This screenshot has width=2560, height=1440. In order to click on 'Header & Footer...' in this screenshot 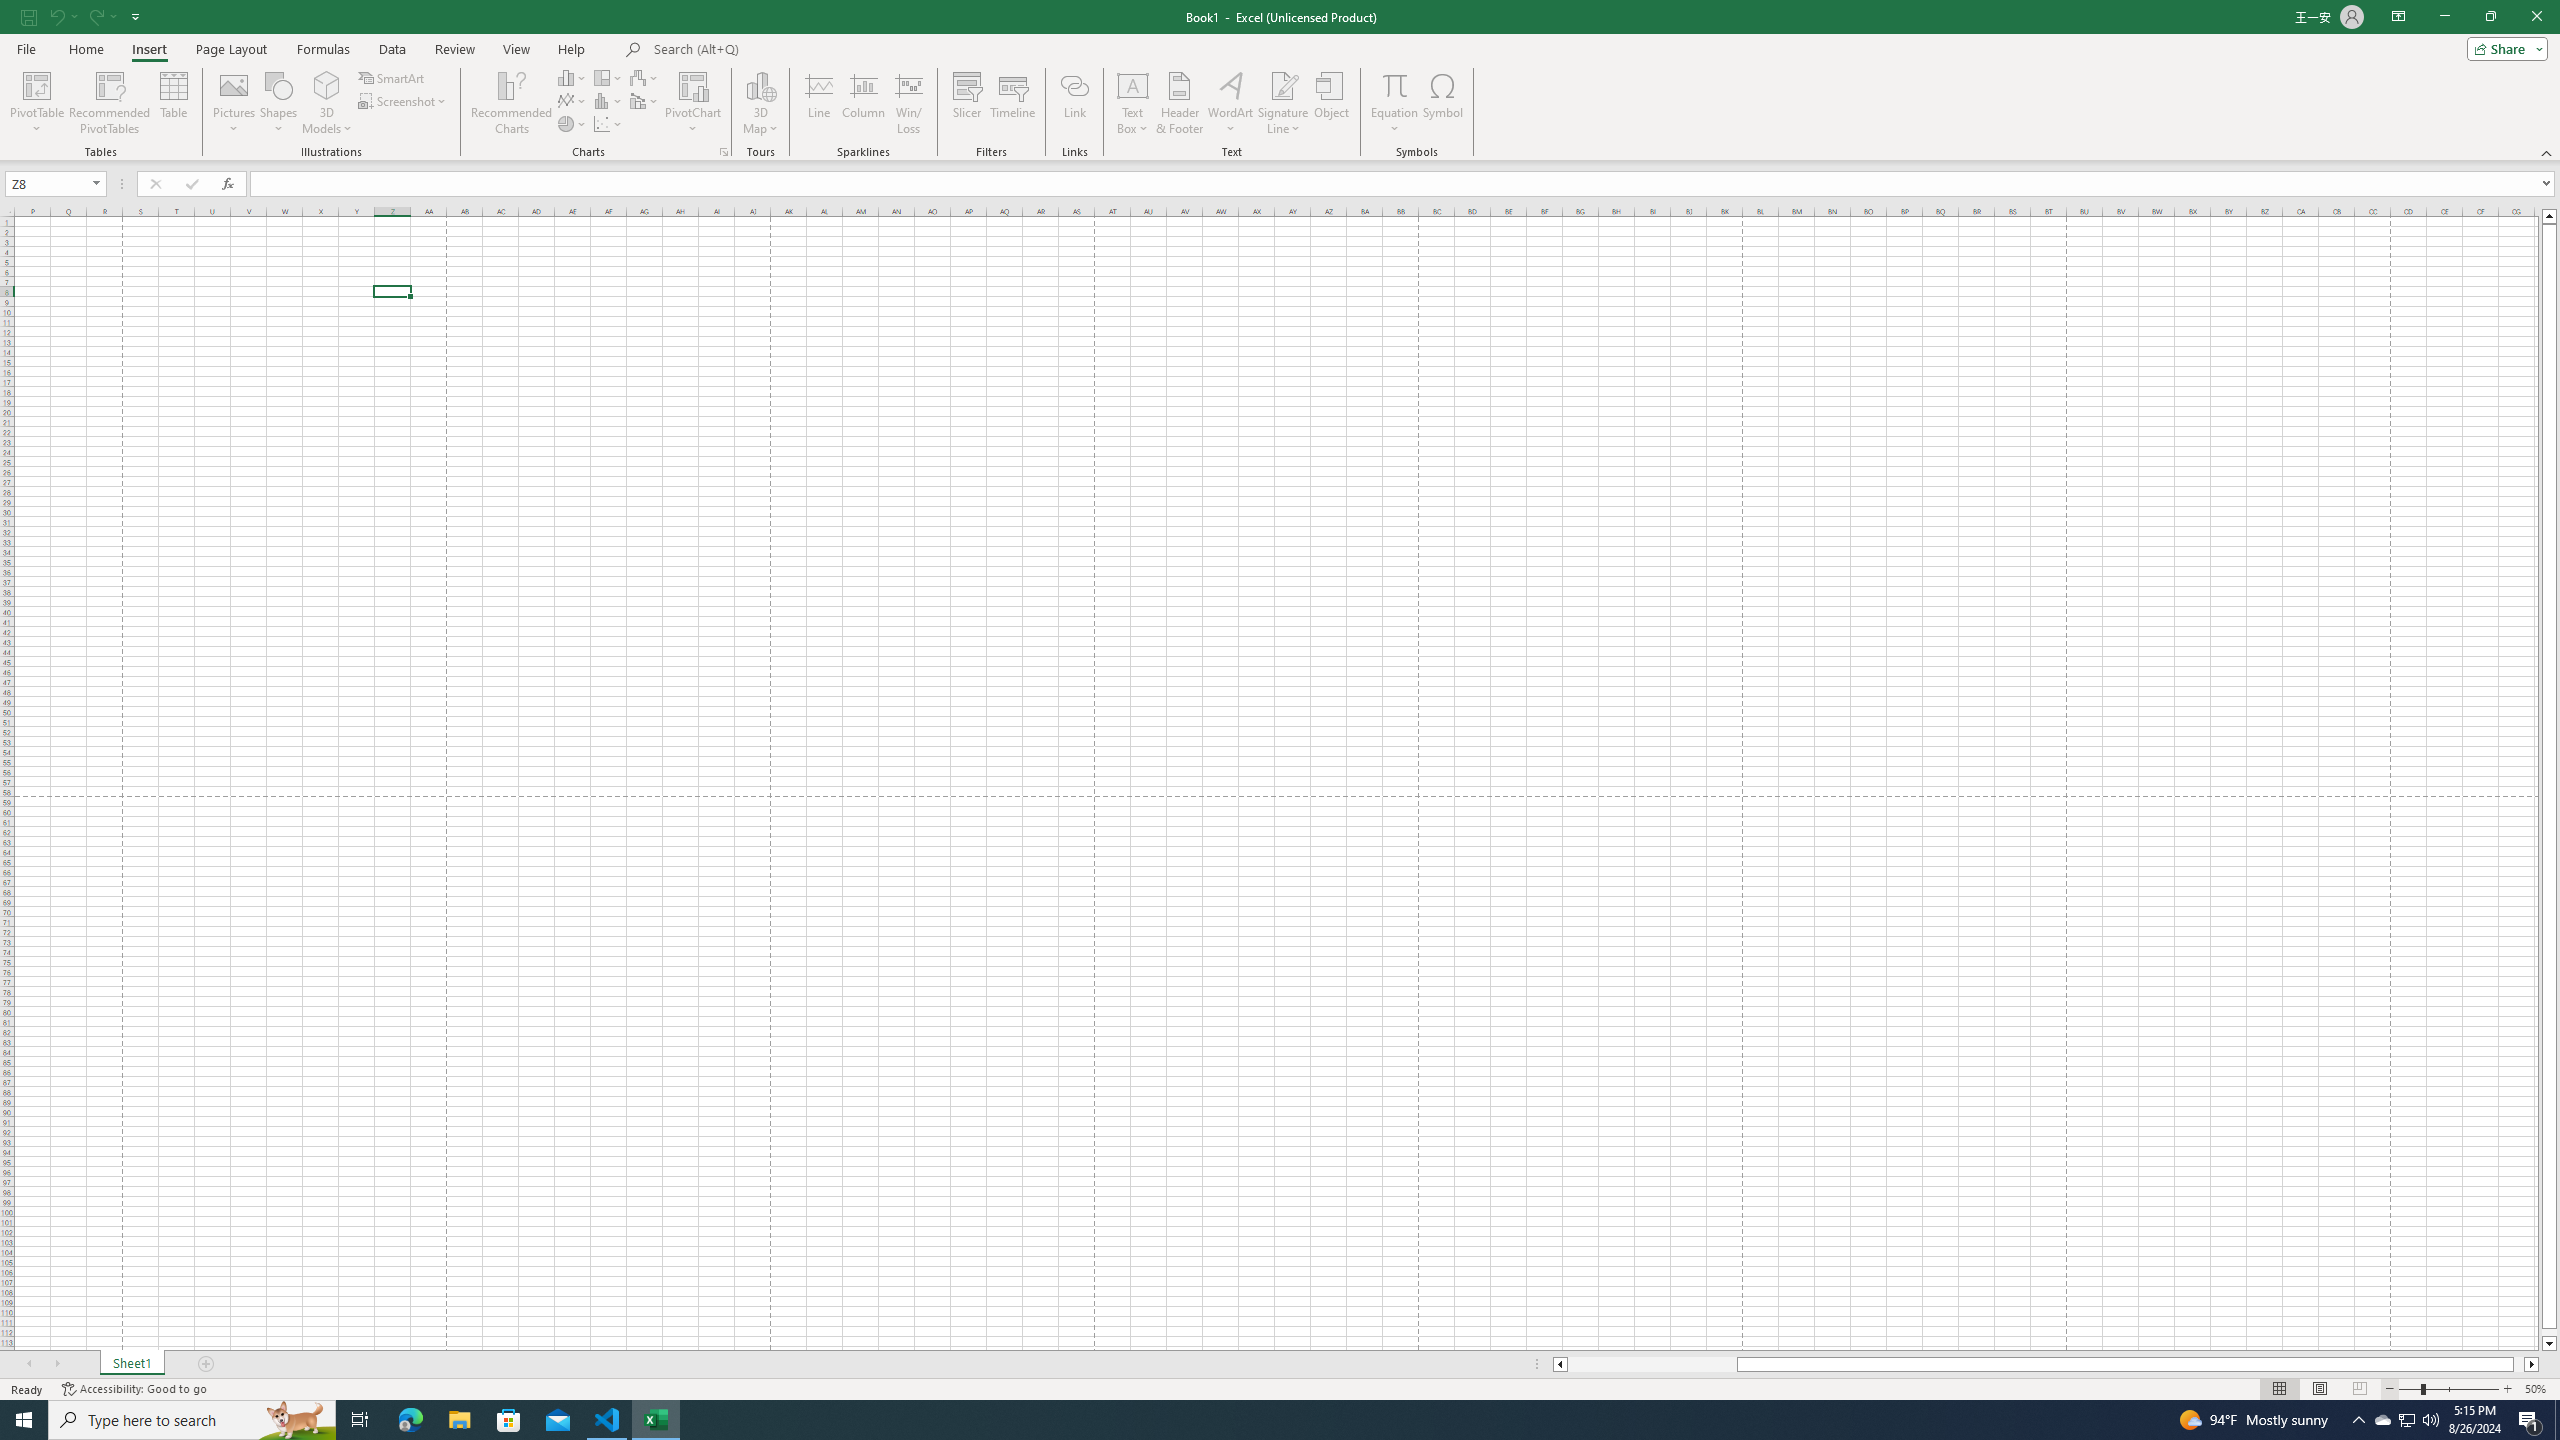, I will do `click(1179, 103)`.